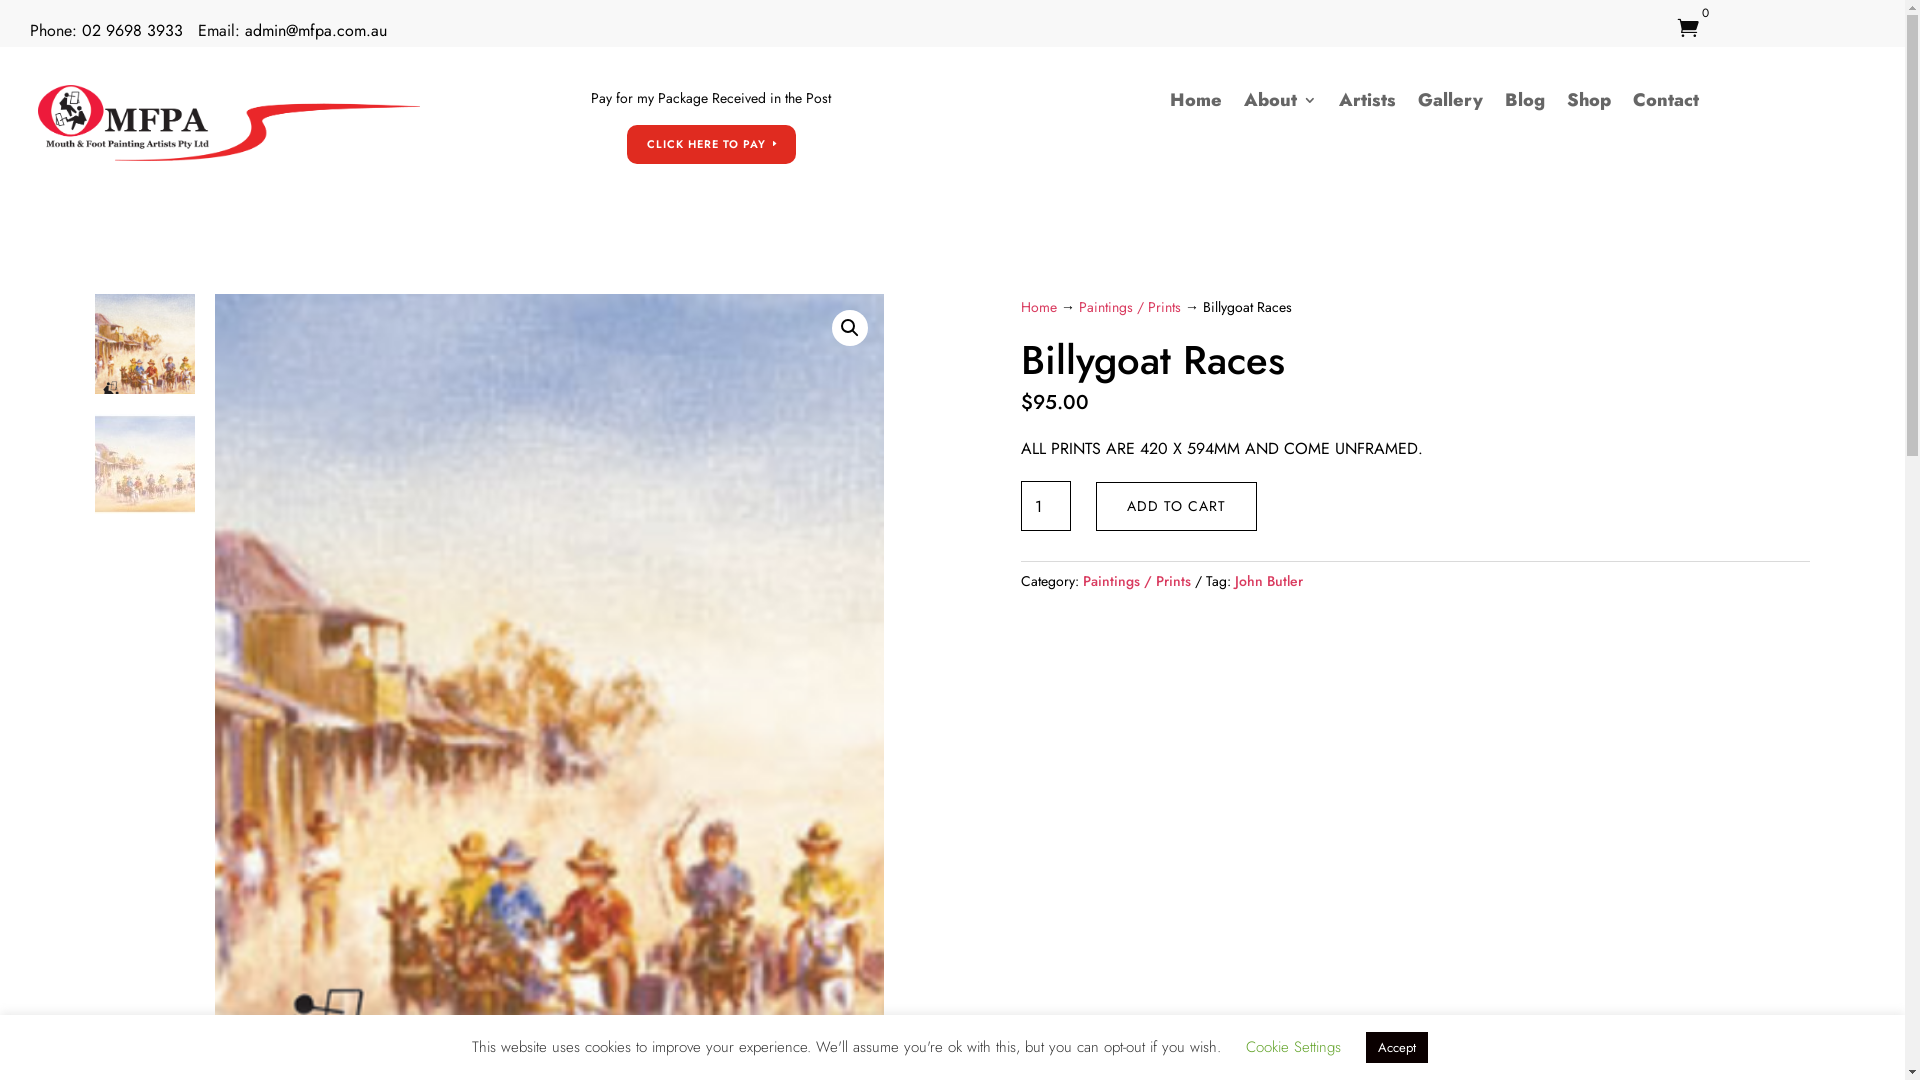 The image size is (1920, 1080). What do you see at coordinates (1195, 104) in the screenshot?
I see `'Home'` at bounding box center [1195, 104].